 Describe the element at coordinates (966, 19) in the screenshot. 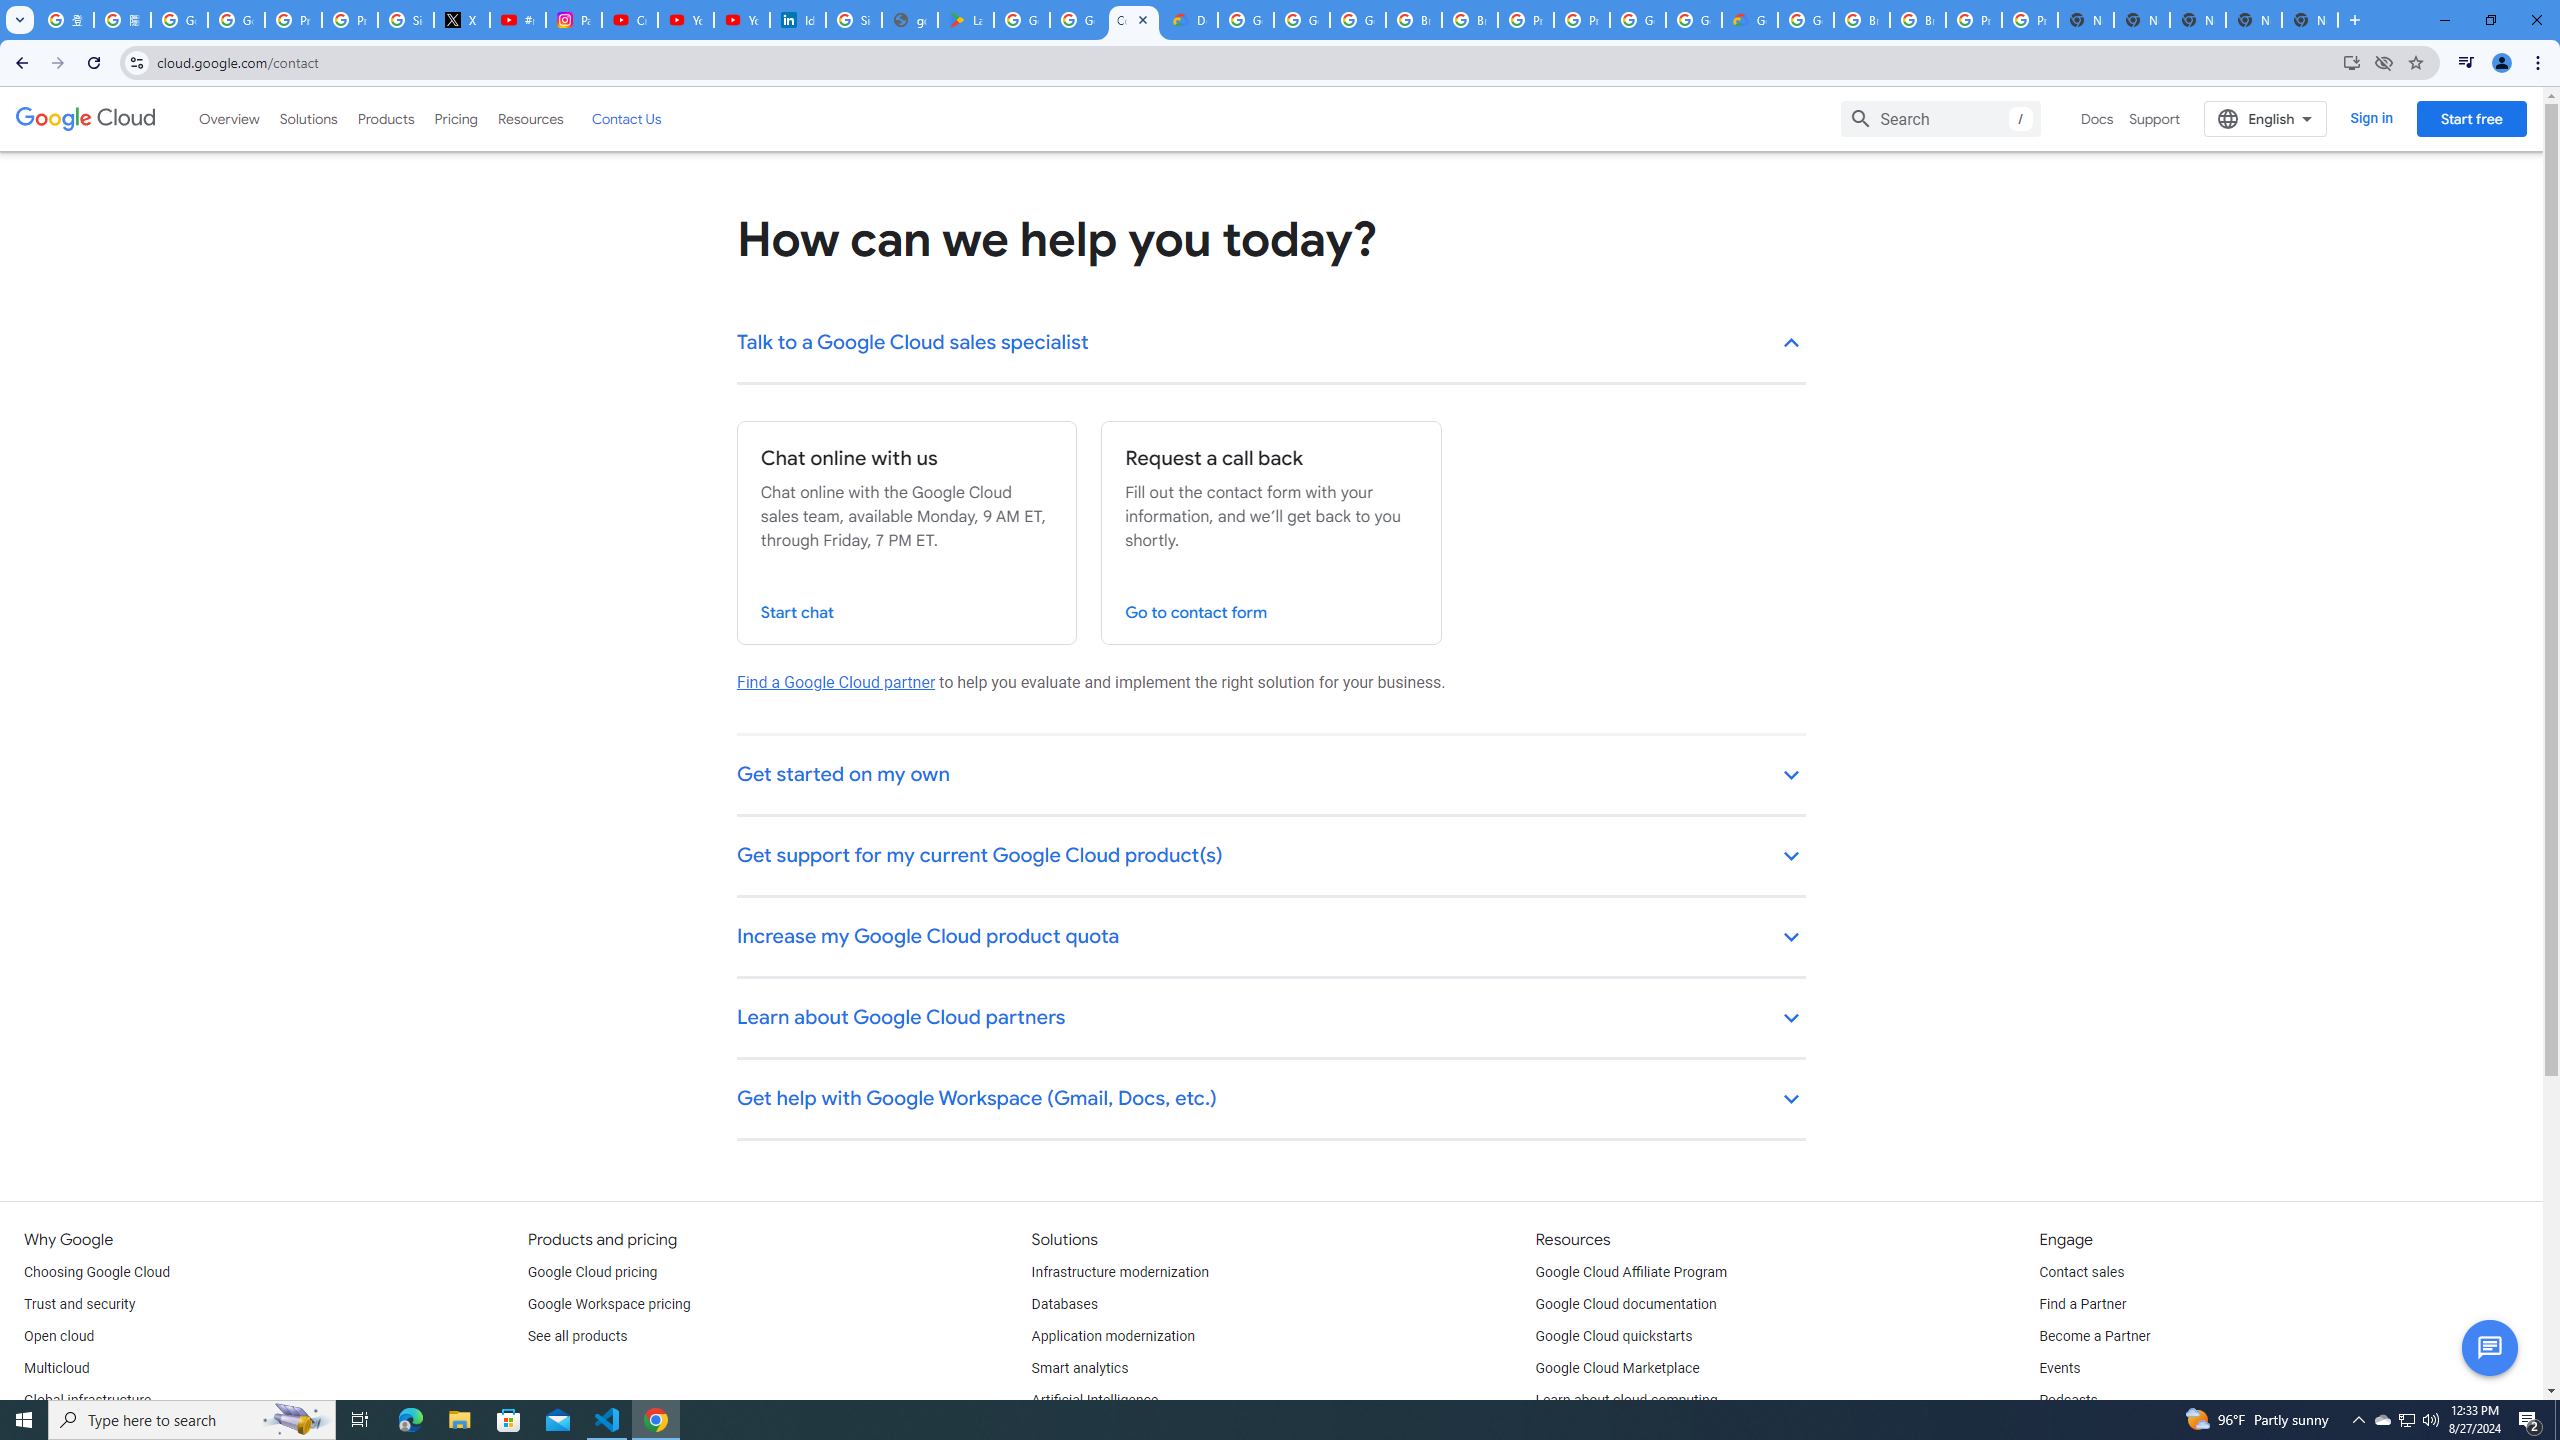

I see `'Last Shelter: Survival - Apps on Google Play'` at that location.